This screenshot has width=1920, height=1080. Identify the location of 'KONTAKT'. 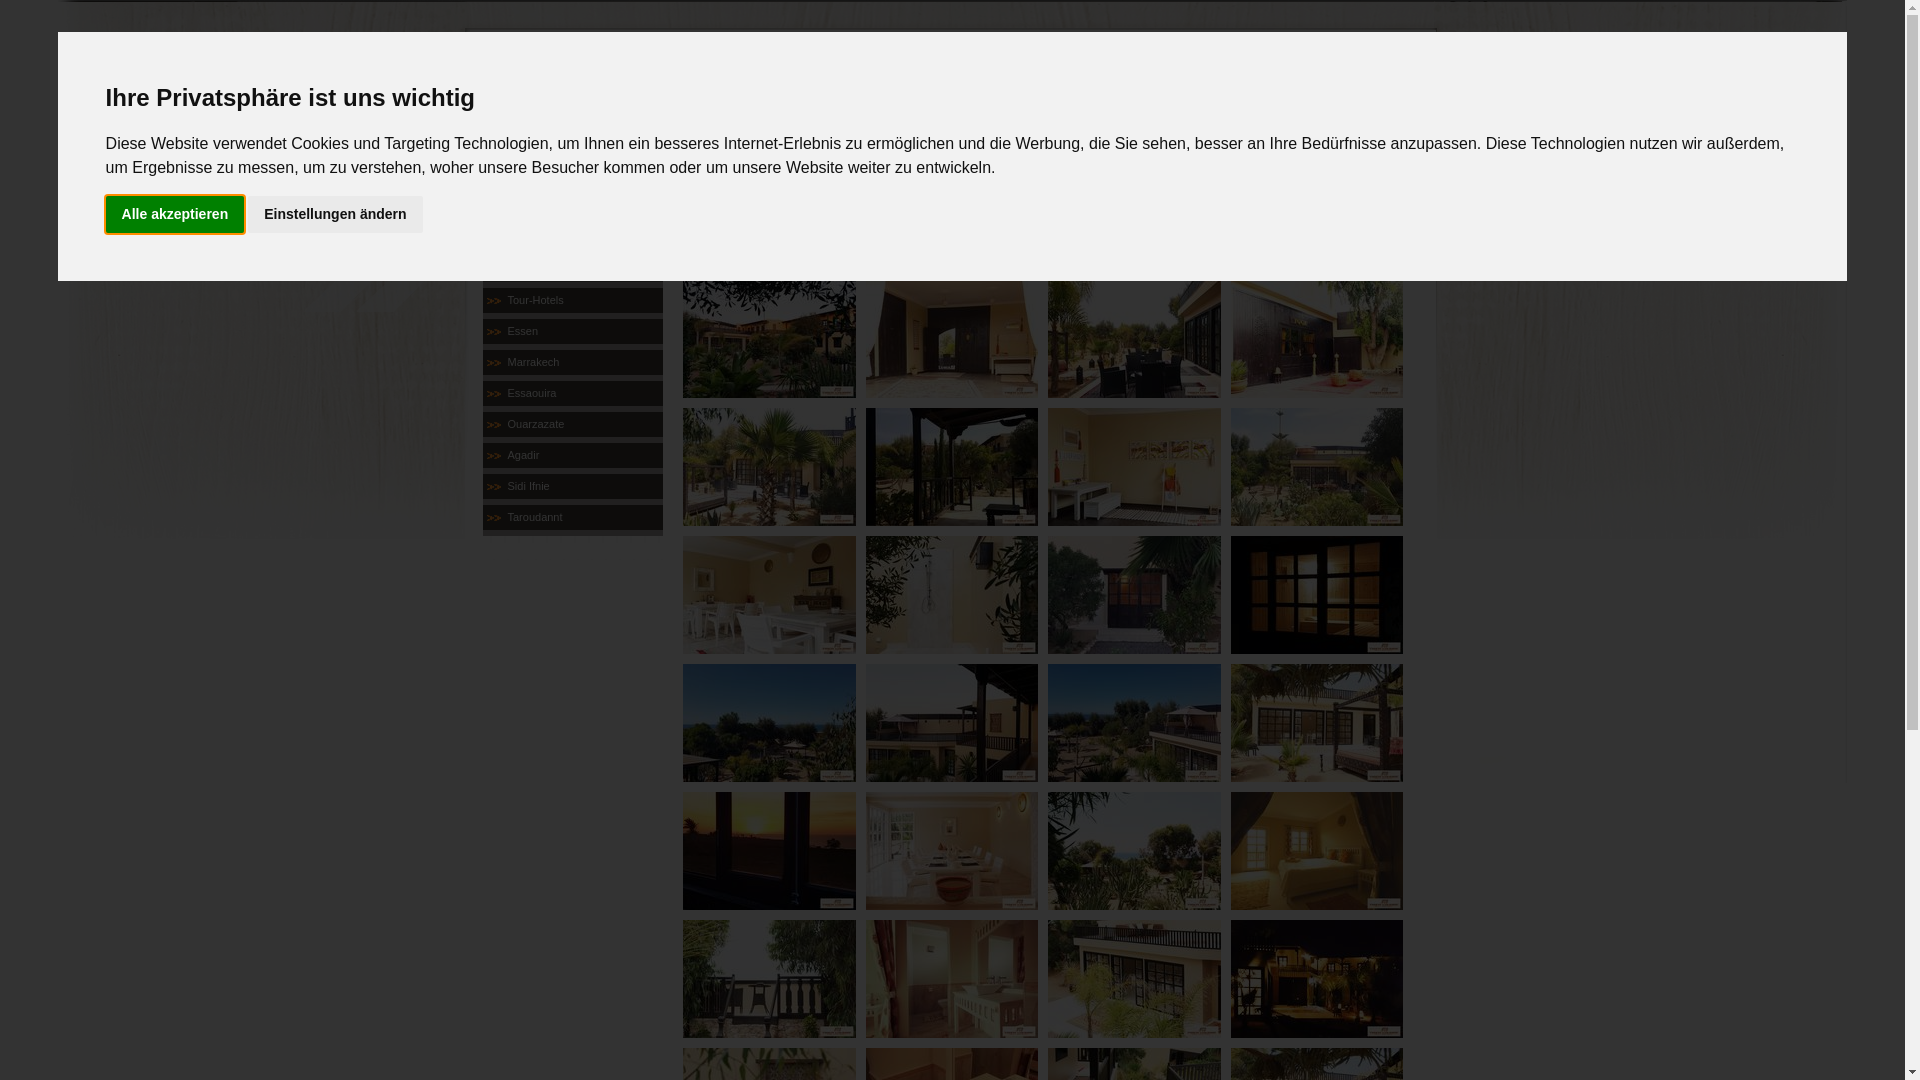
(1183, 203).